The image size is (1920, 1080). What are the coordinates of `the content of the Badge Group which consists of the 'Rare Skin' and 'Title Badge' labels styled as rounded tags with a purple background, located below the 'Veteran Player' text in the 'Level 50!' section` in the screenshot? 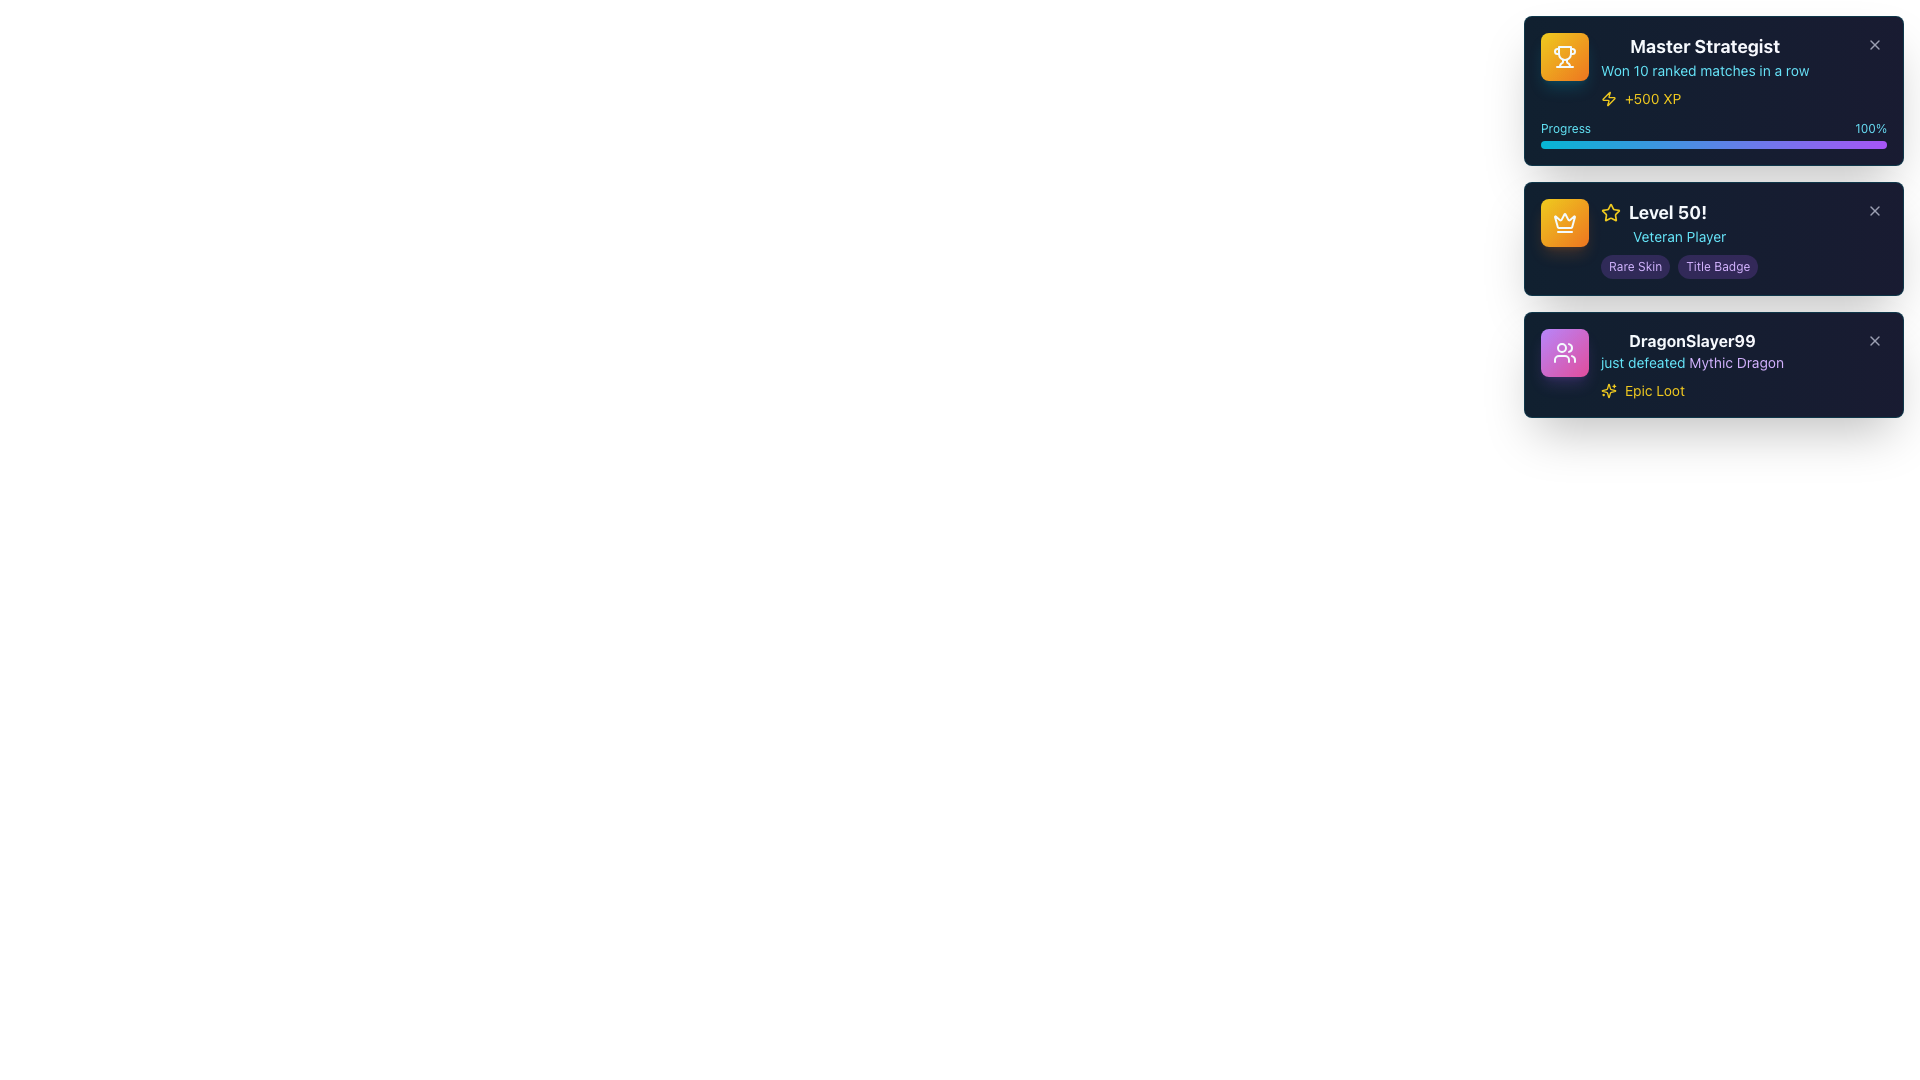 It's located at (1679, 265).